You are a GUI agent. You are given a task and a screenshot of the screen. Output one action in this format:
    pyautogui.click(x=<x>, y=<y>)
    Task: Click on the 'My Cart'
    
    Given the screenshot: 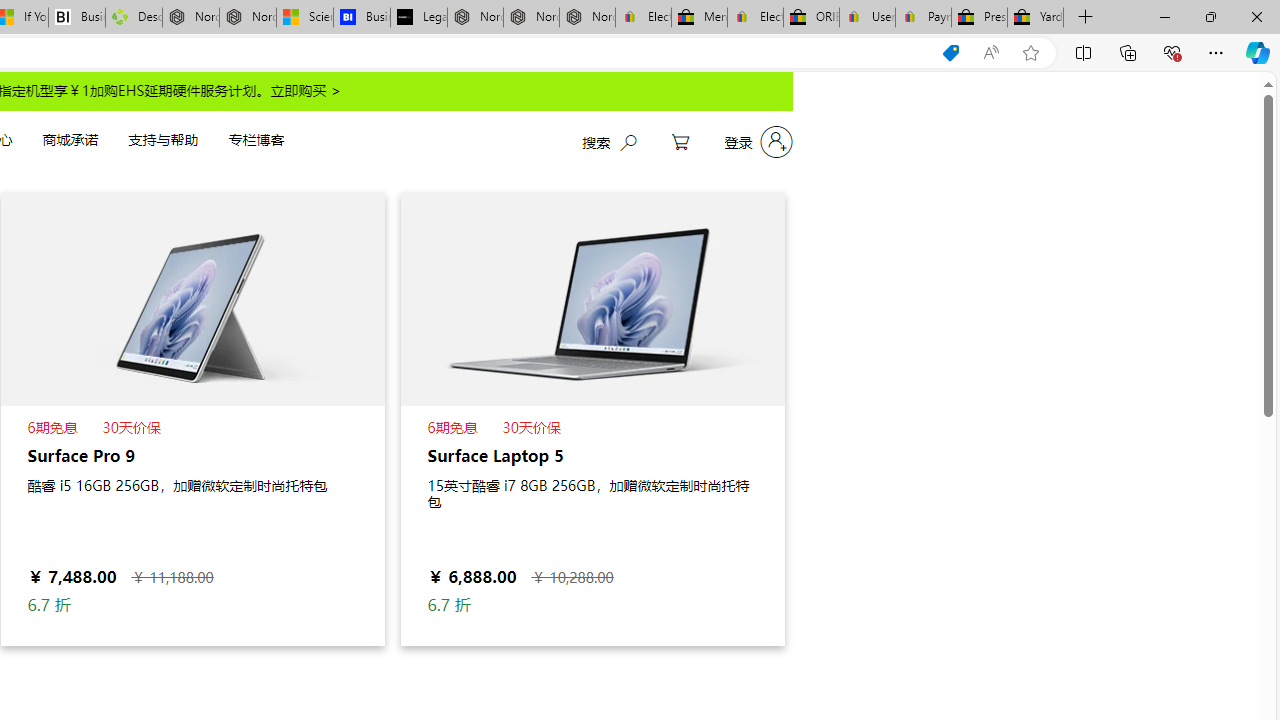 What is the action you would take?
    pyautogui.click(x=680, y=141)
    